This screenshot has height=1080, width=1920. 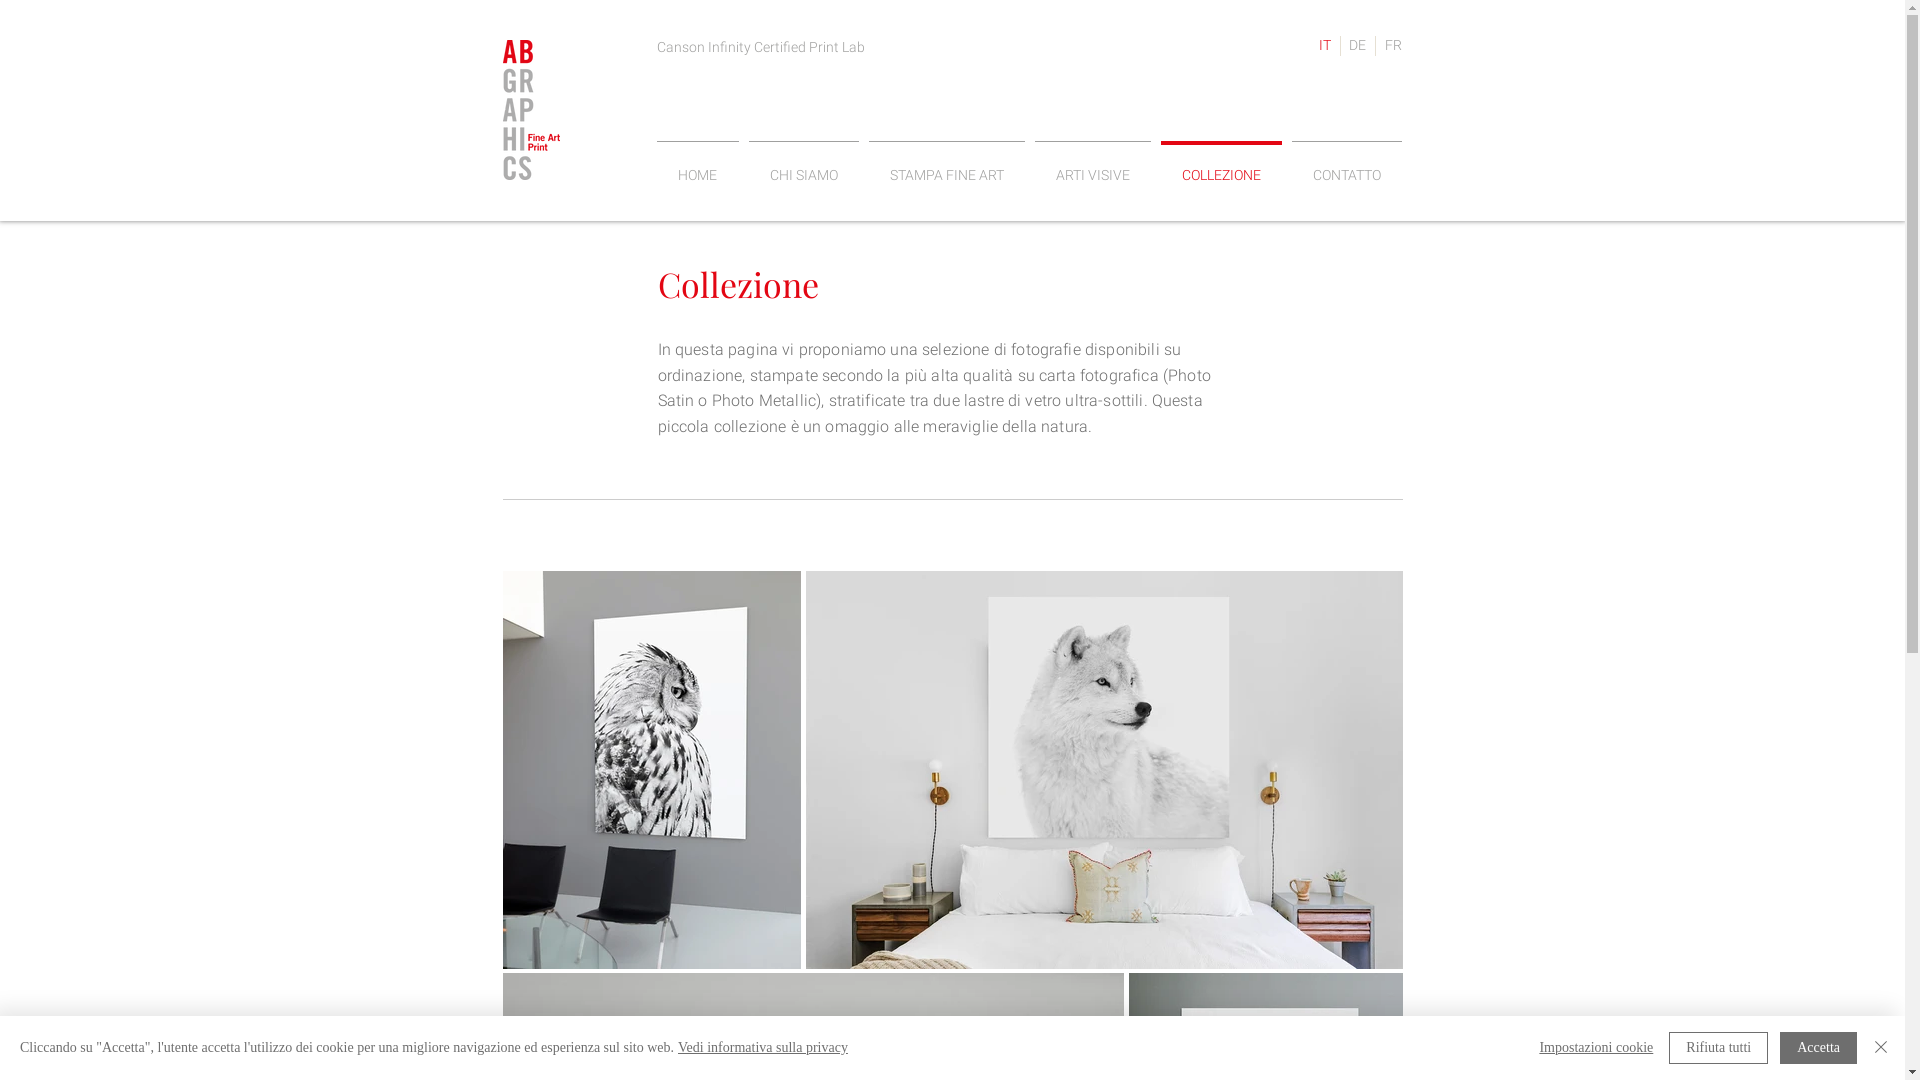 I want to click on 'Abgraphics_2.png', so click(x=530, y=110).